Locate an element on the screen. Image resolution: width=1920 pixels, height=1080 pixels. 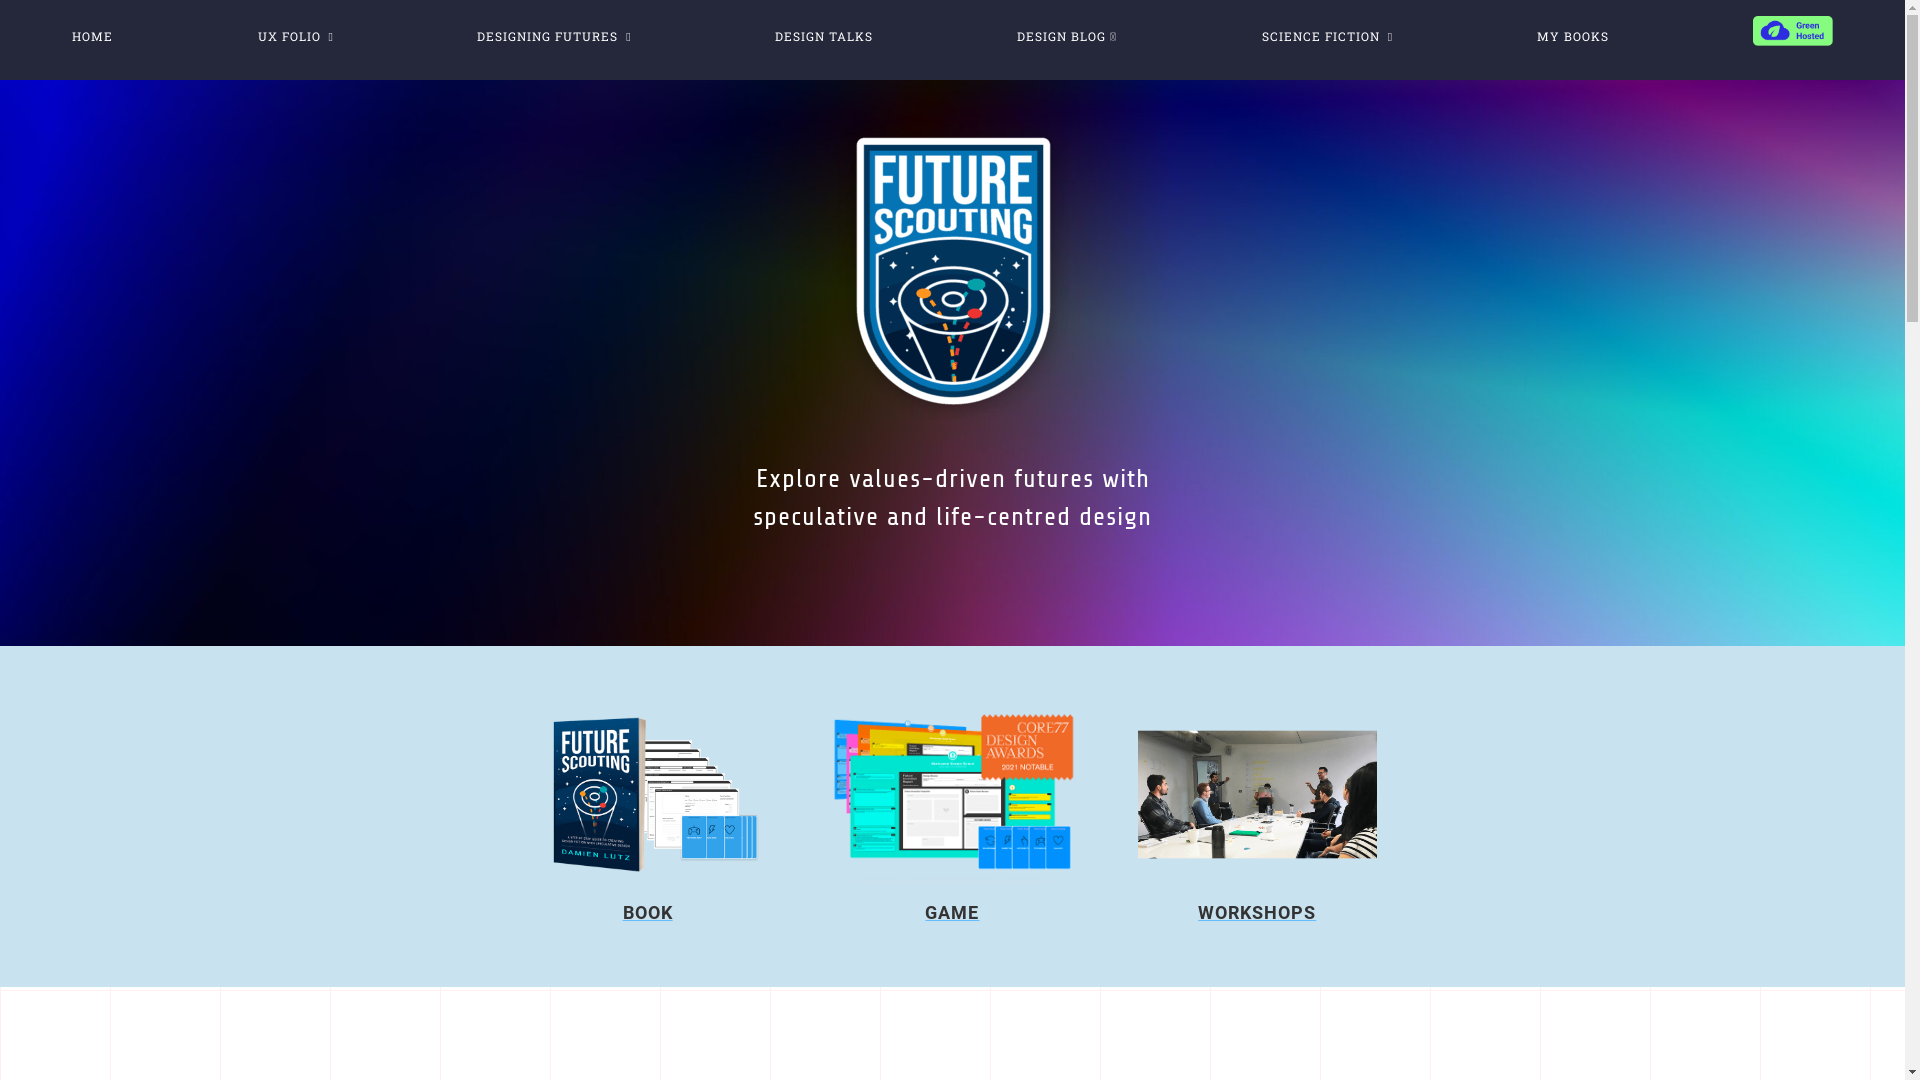
'DESIGNING FUTURES' is located at coordinates (553, 34).